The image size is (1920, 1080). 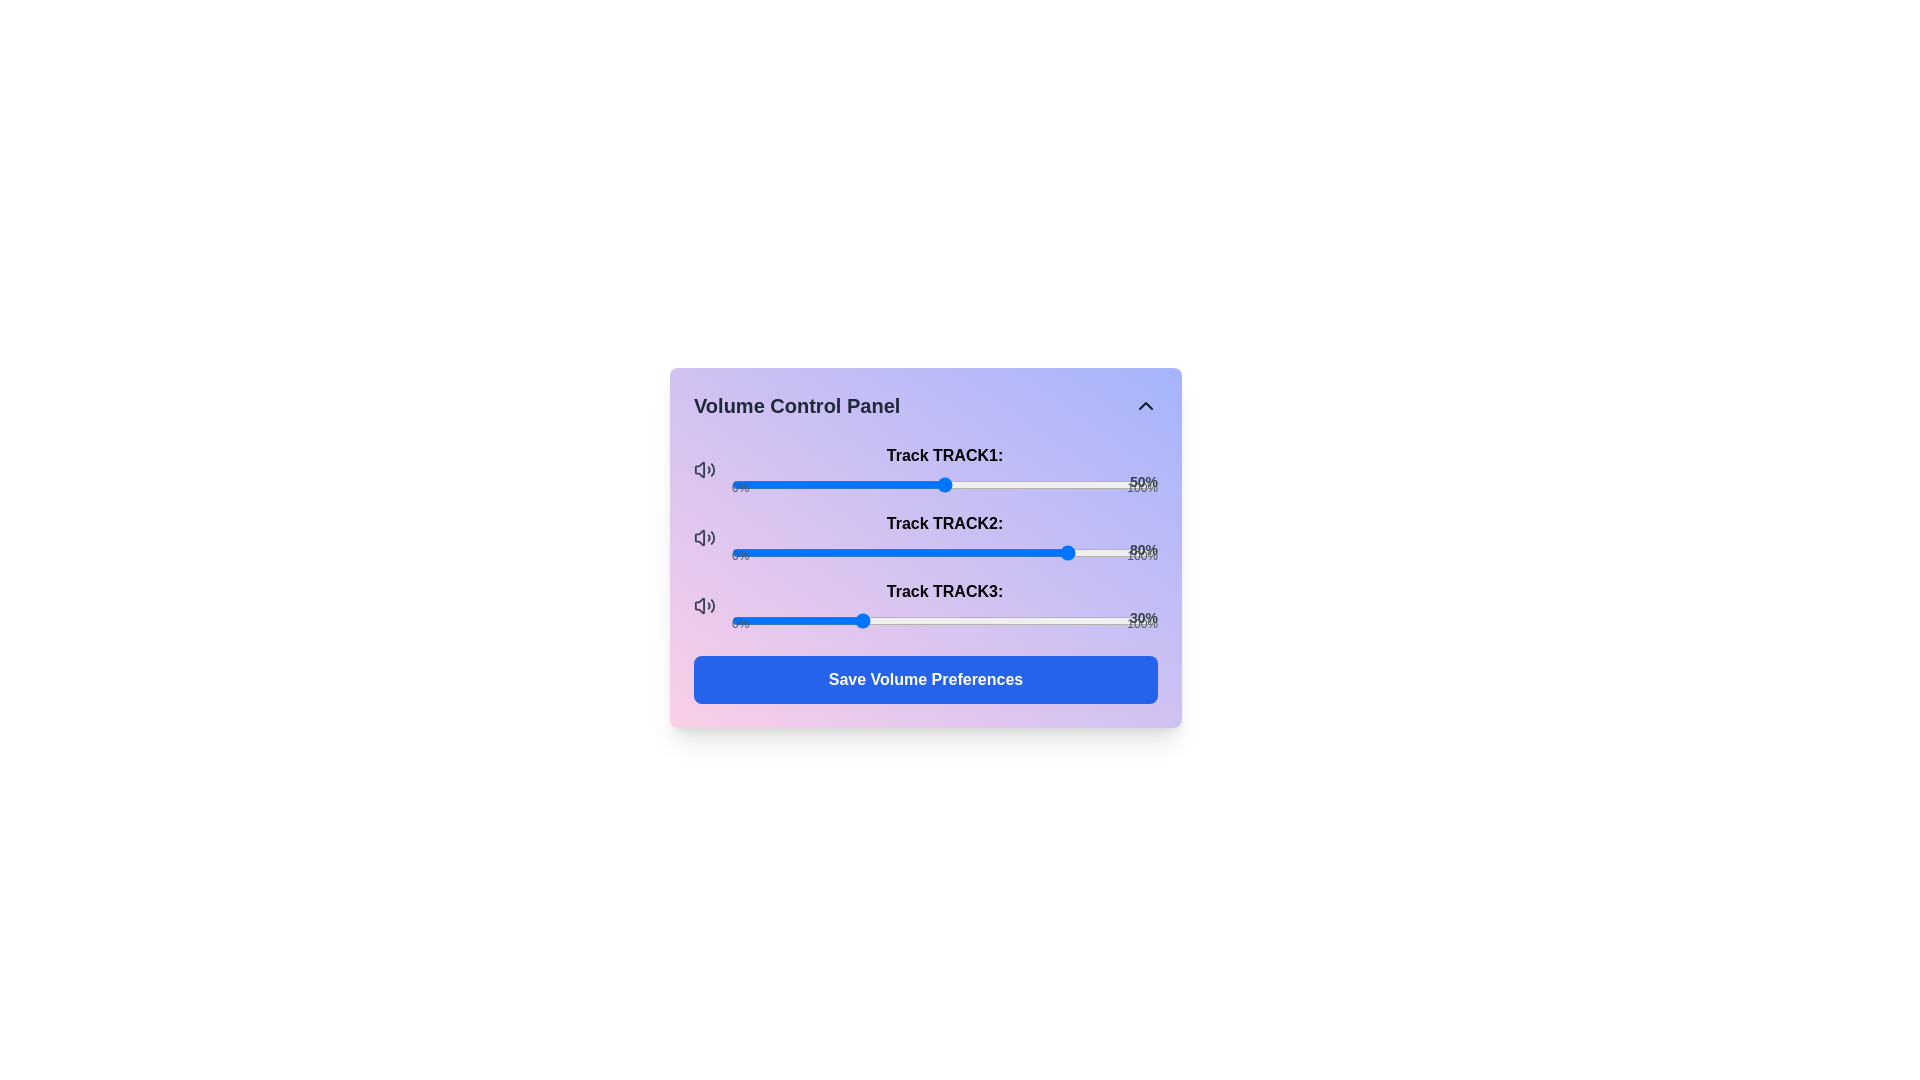 What do you see at coordinates (926, 620) in the screenshot?
I see `the slider value` at bounding box center [926, 620].